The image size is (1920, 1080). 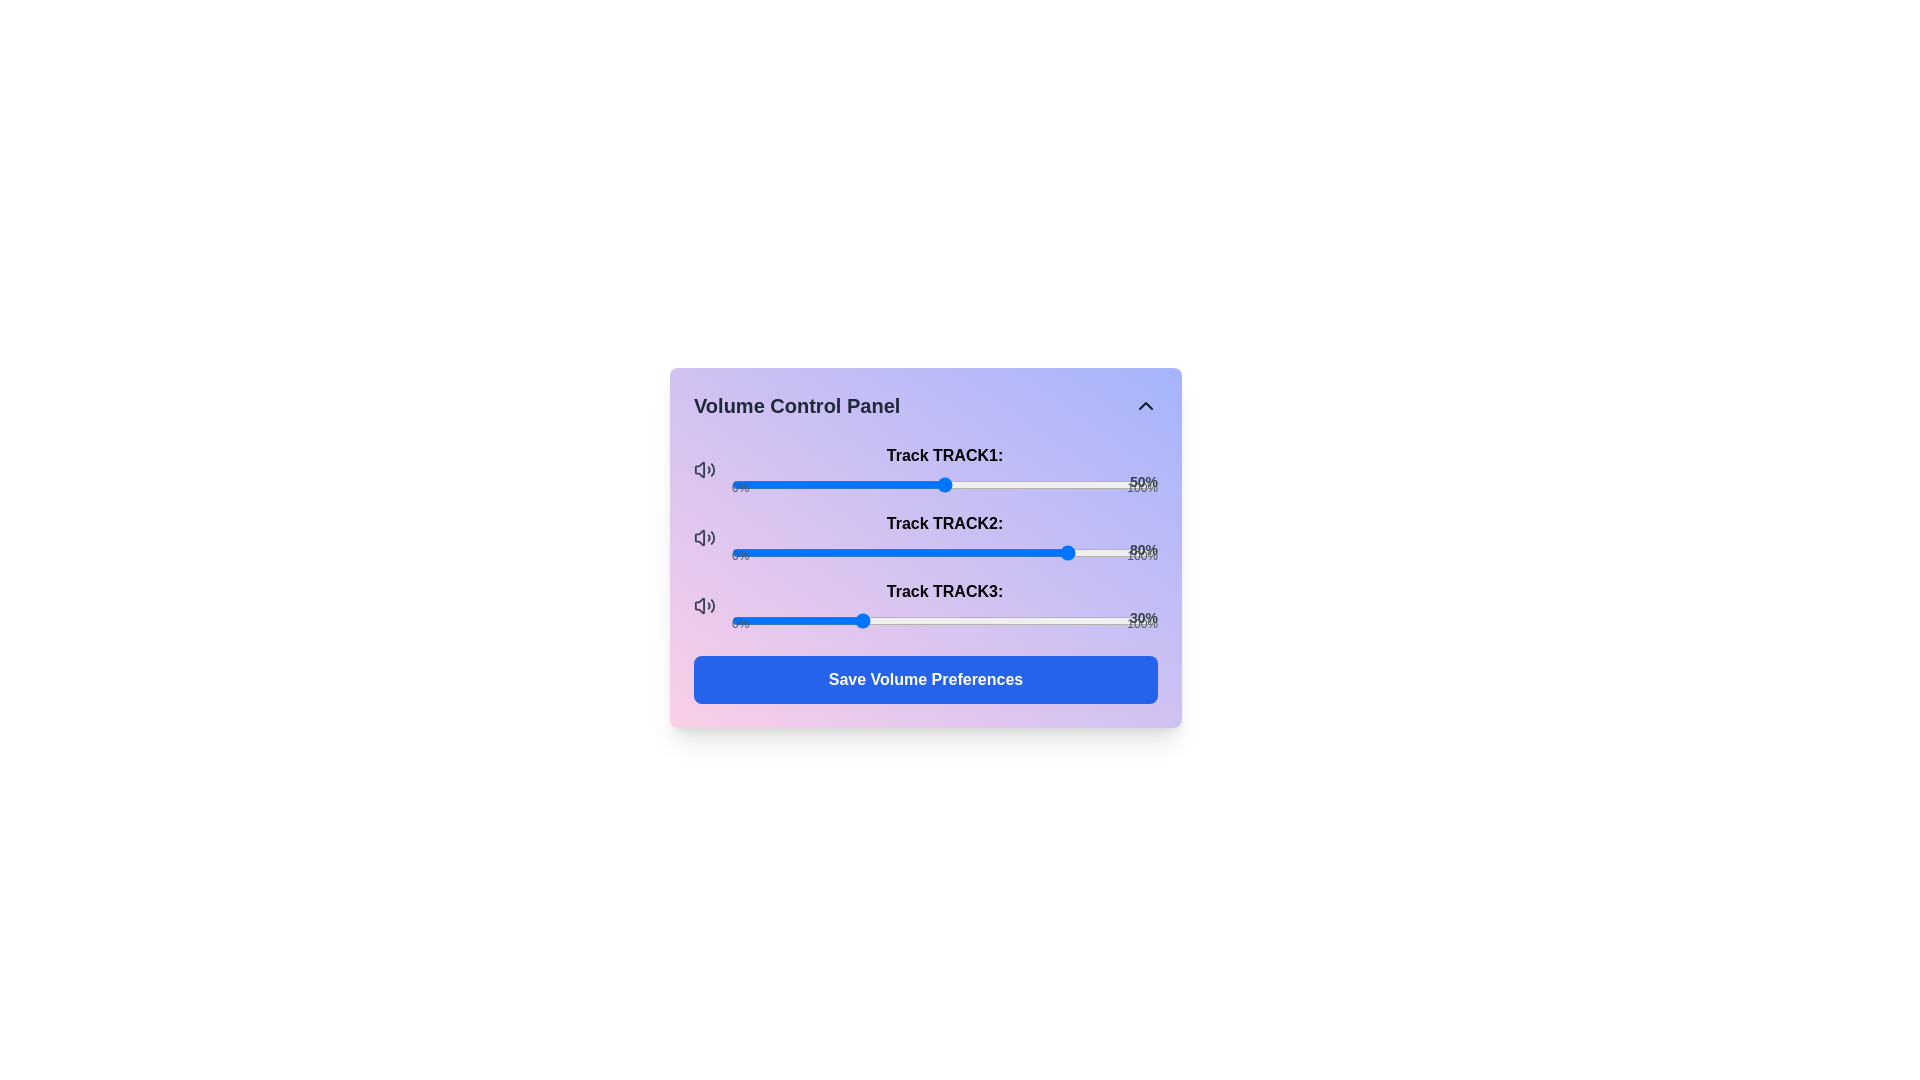 What do you see at coordinates (926, 620) in the screenshot?
I see `the slider value` at bounding box center [926, 620].